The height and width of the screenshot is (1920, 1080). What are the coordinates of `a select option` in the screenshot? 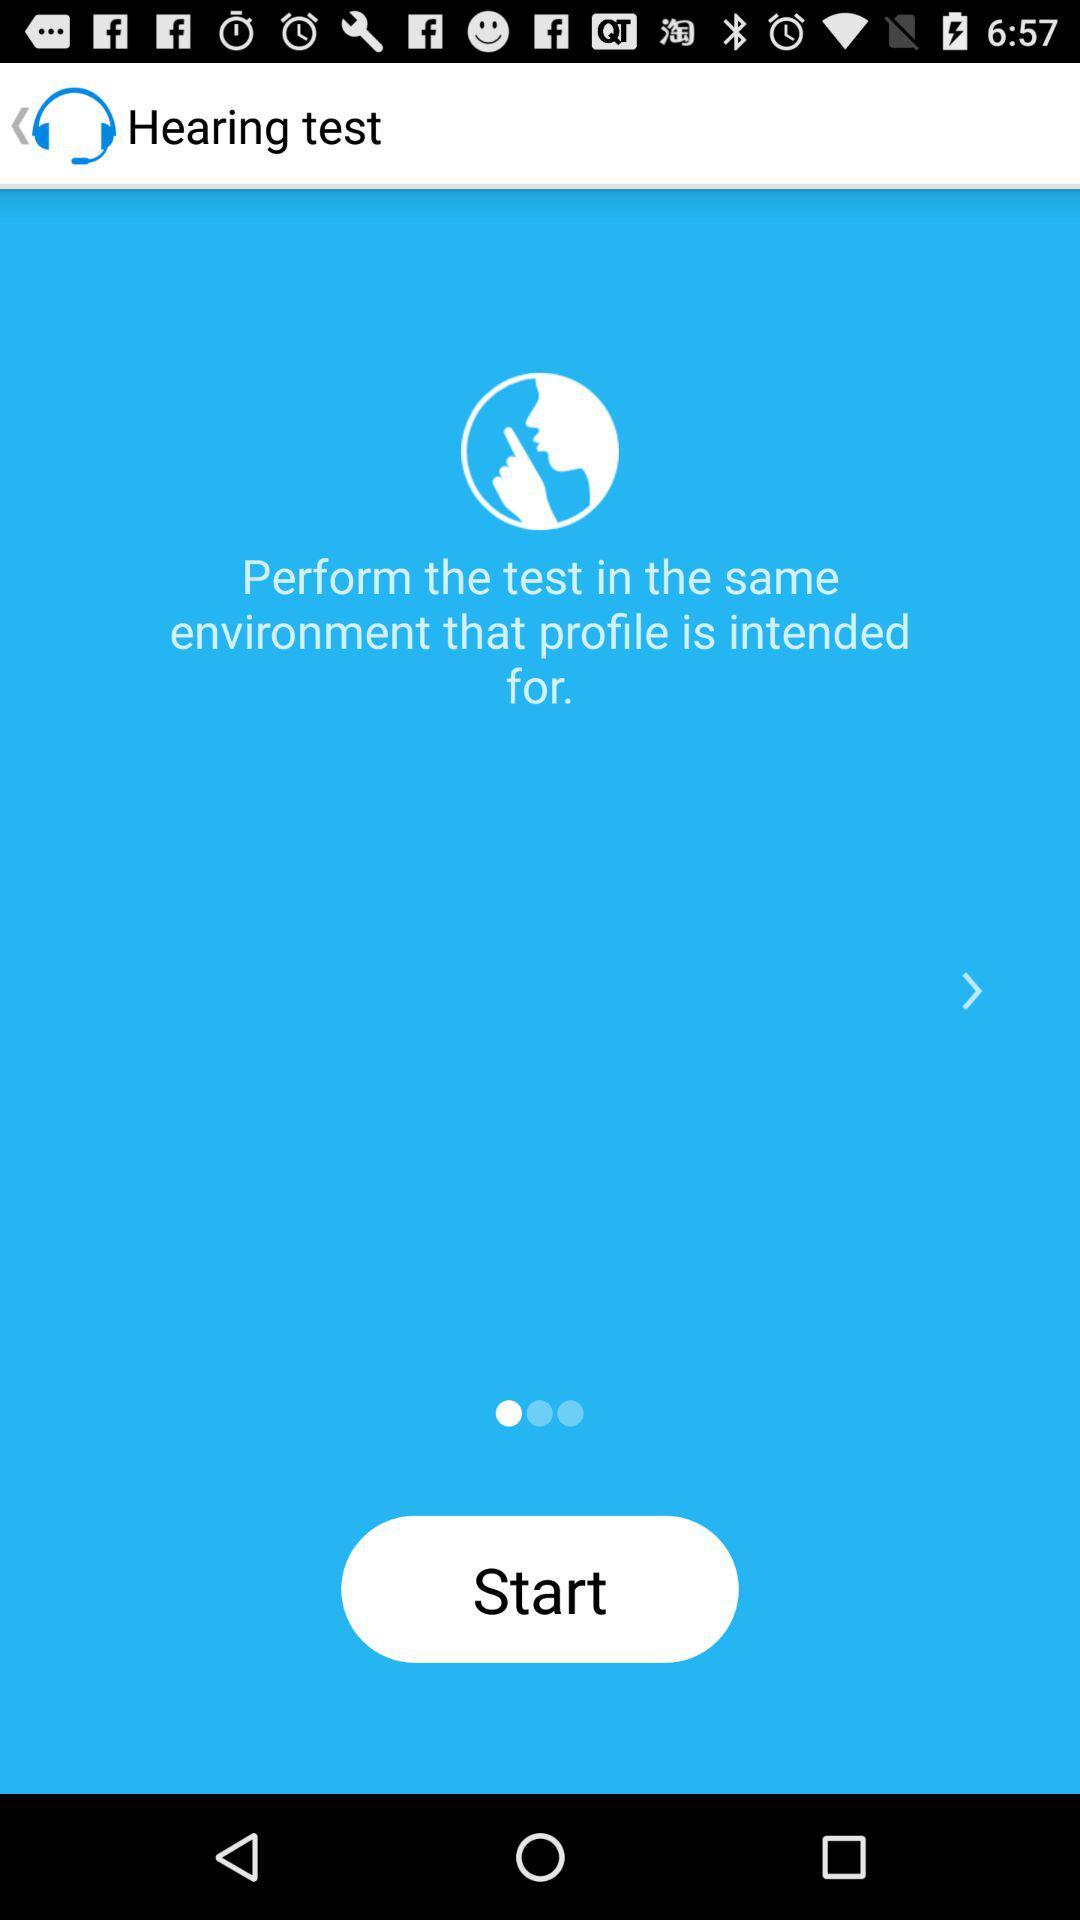 It's located at (538, 1412).